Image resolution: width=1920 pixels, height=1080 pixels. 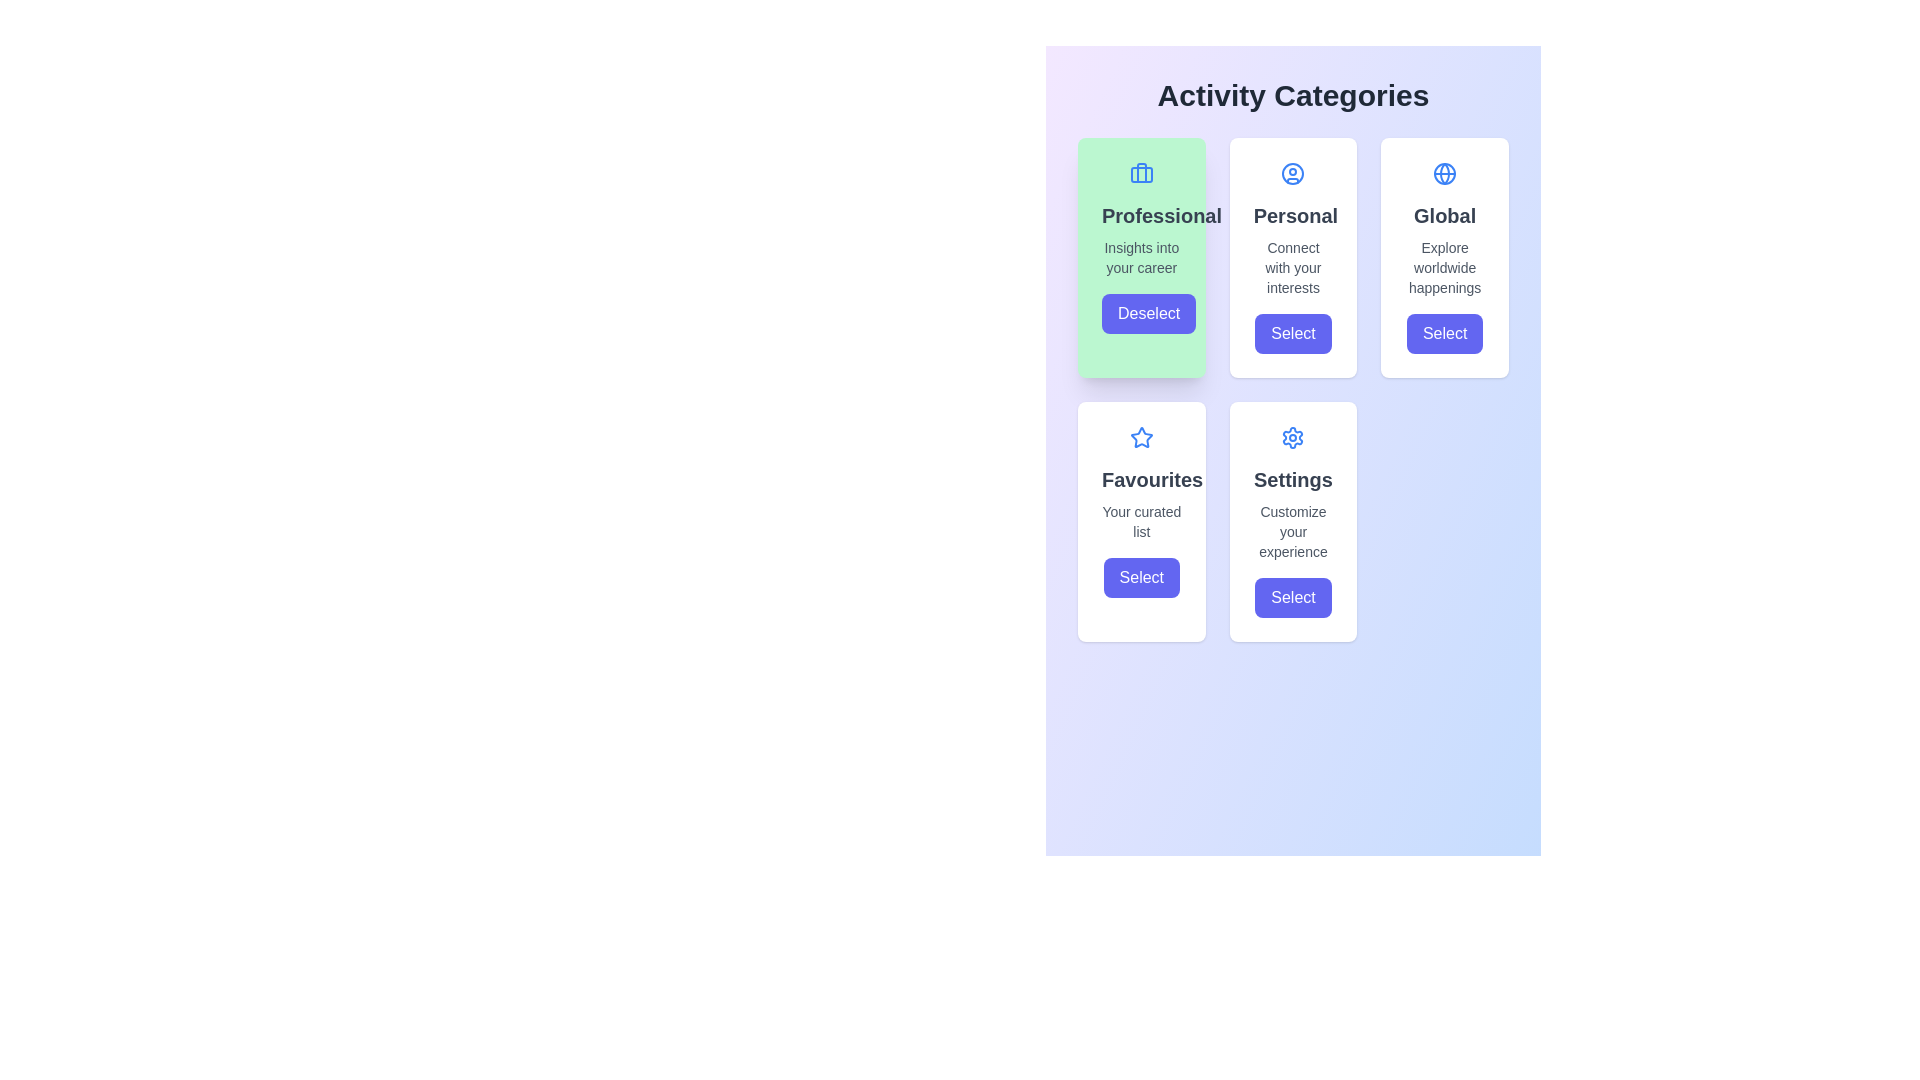 What do you see at coordinates (1445, 257) in the screenshot?
I see `the card labeled 'Global'` at bounding box center [1445, 257].